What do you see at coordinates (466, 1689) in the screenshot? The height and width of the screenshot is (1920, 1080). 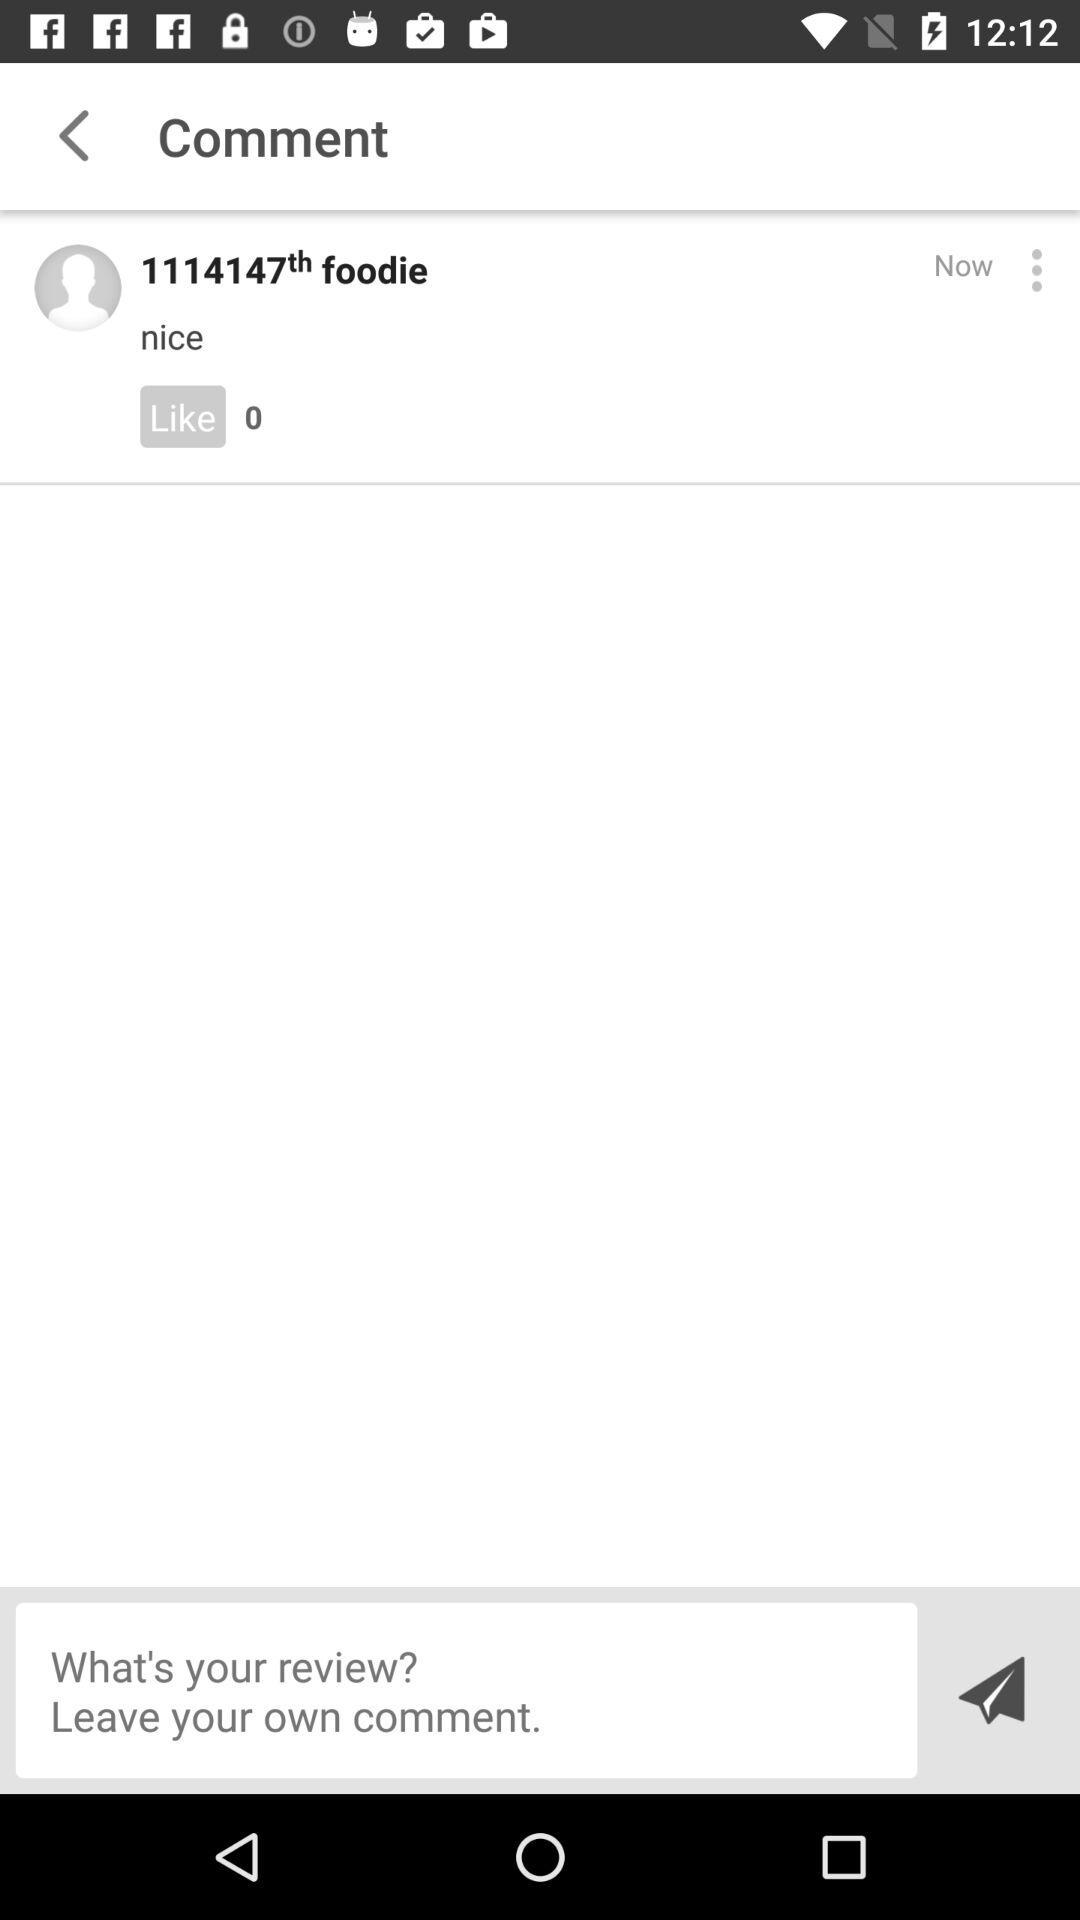 I see `comment/review text box` at bounding box center [466, 1689].